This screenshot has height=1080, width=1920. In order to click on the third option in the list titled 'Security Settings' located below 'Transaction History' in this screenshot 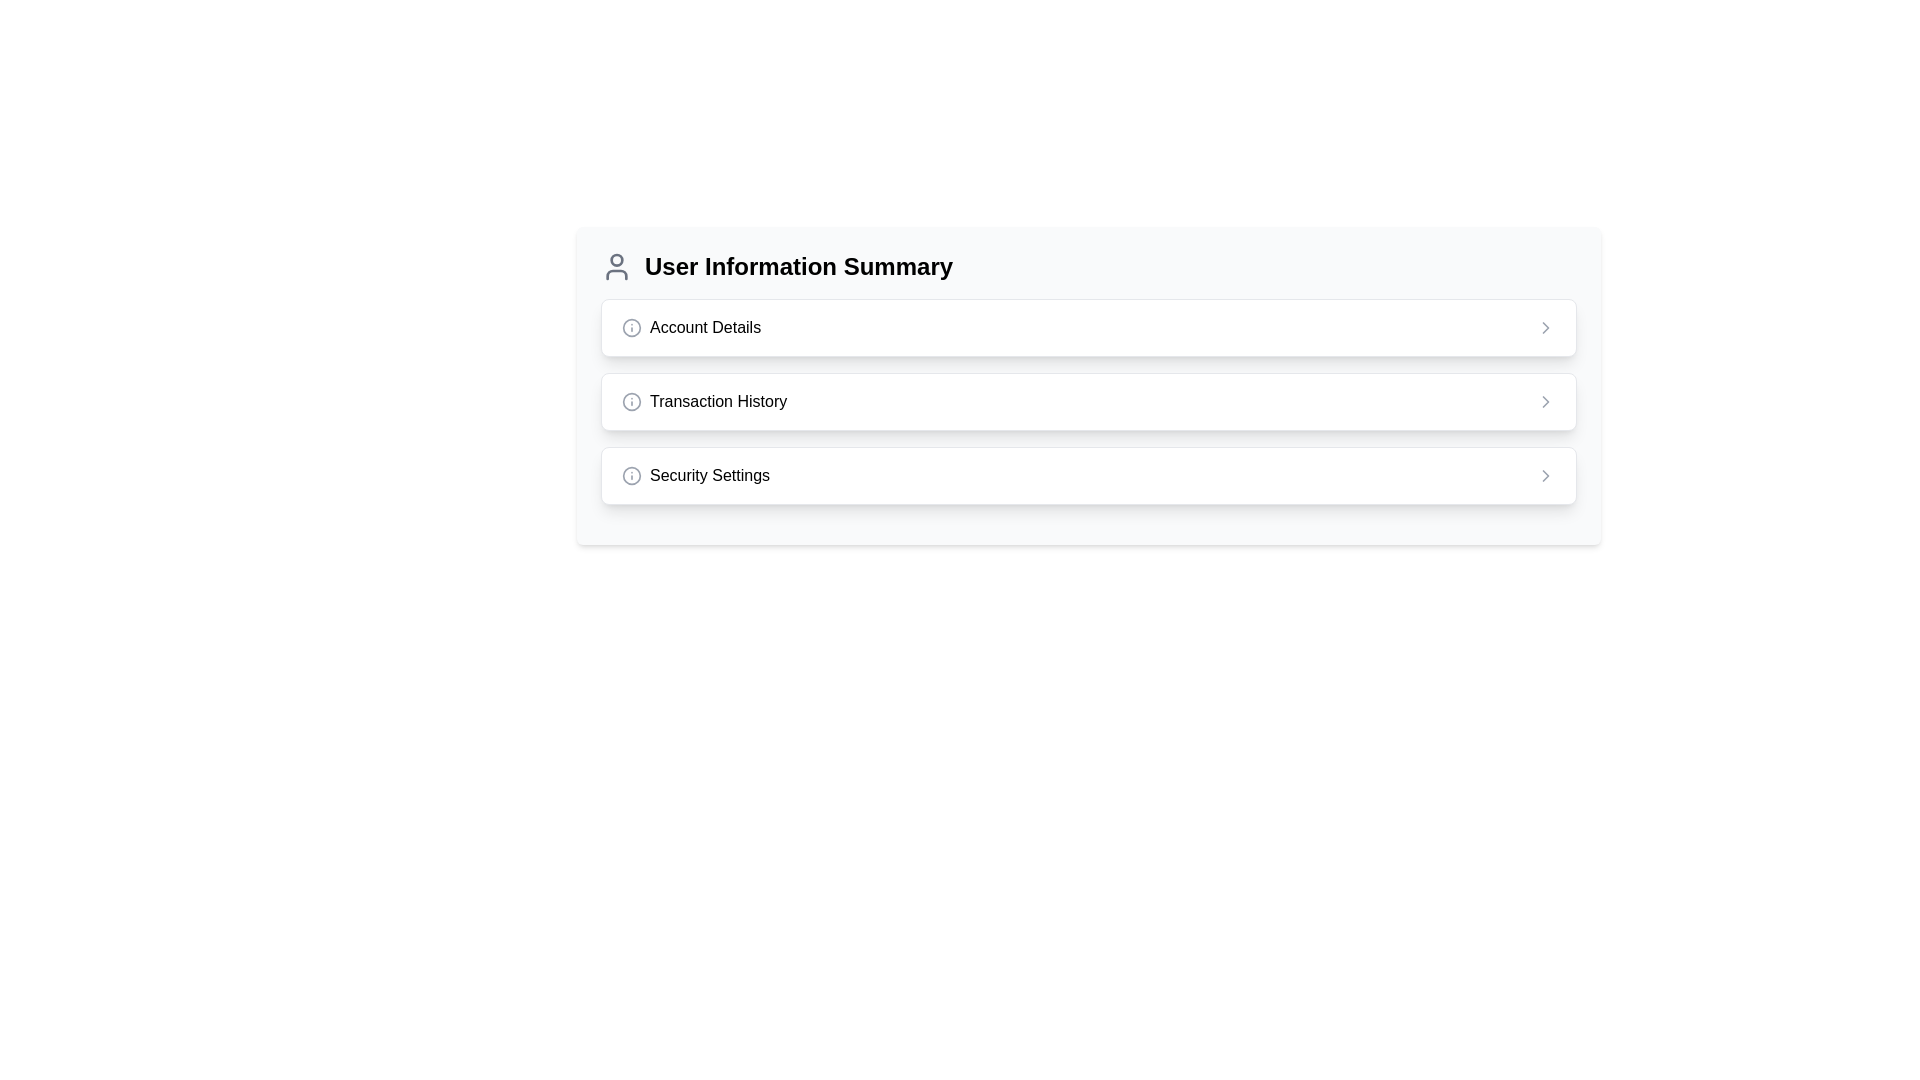, I will do `click(1088, 475)`.